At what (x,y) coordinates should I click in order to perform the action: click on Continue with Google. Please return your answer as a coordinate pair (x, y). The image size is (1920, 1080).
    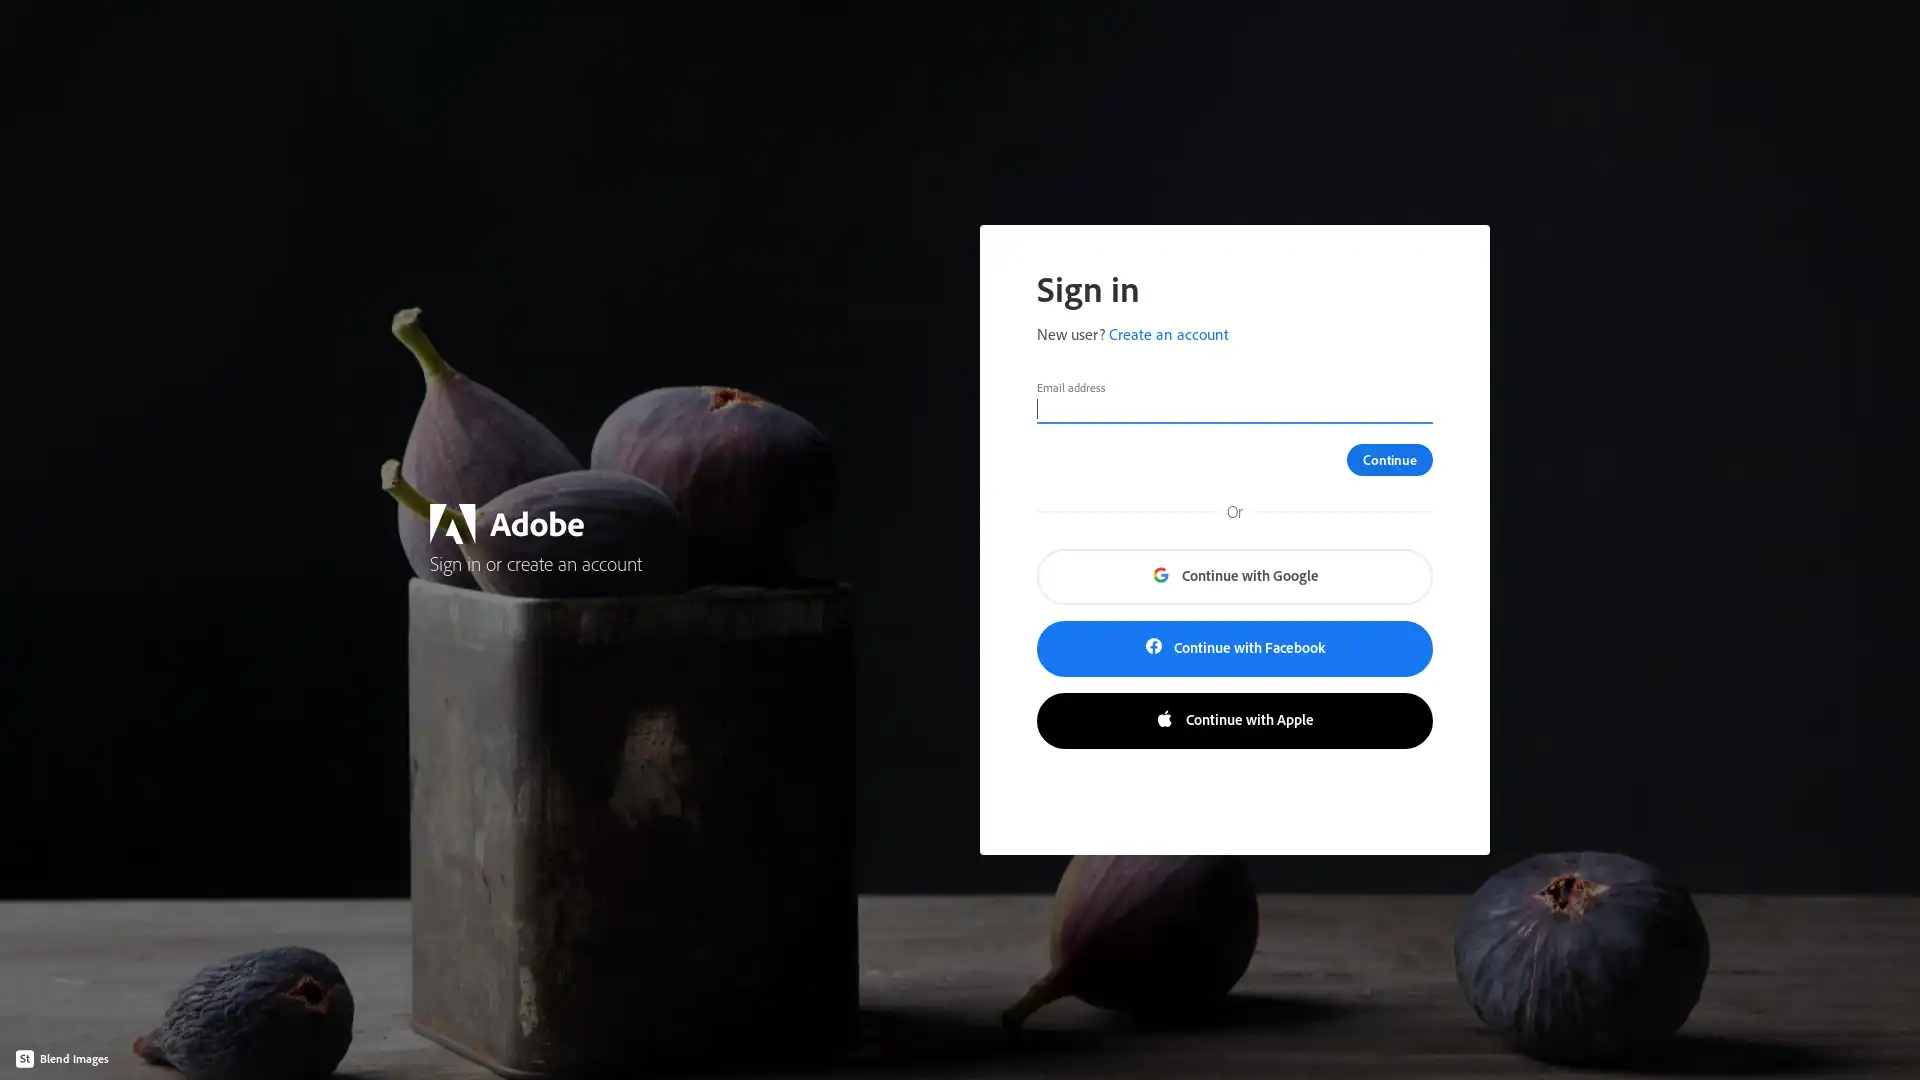
    Looking at the image, I should click on (1233, 577).